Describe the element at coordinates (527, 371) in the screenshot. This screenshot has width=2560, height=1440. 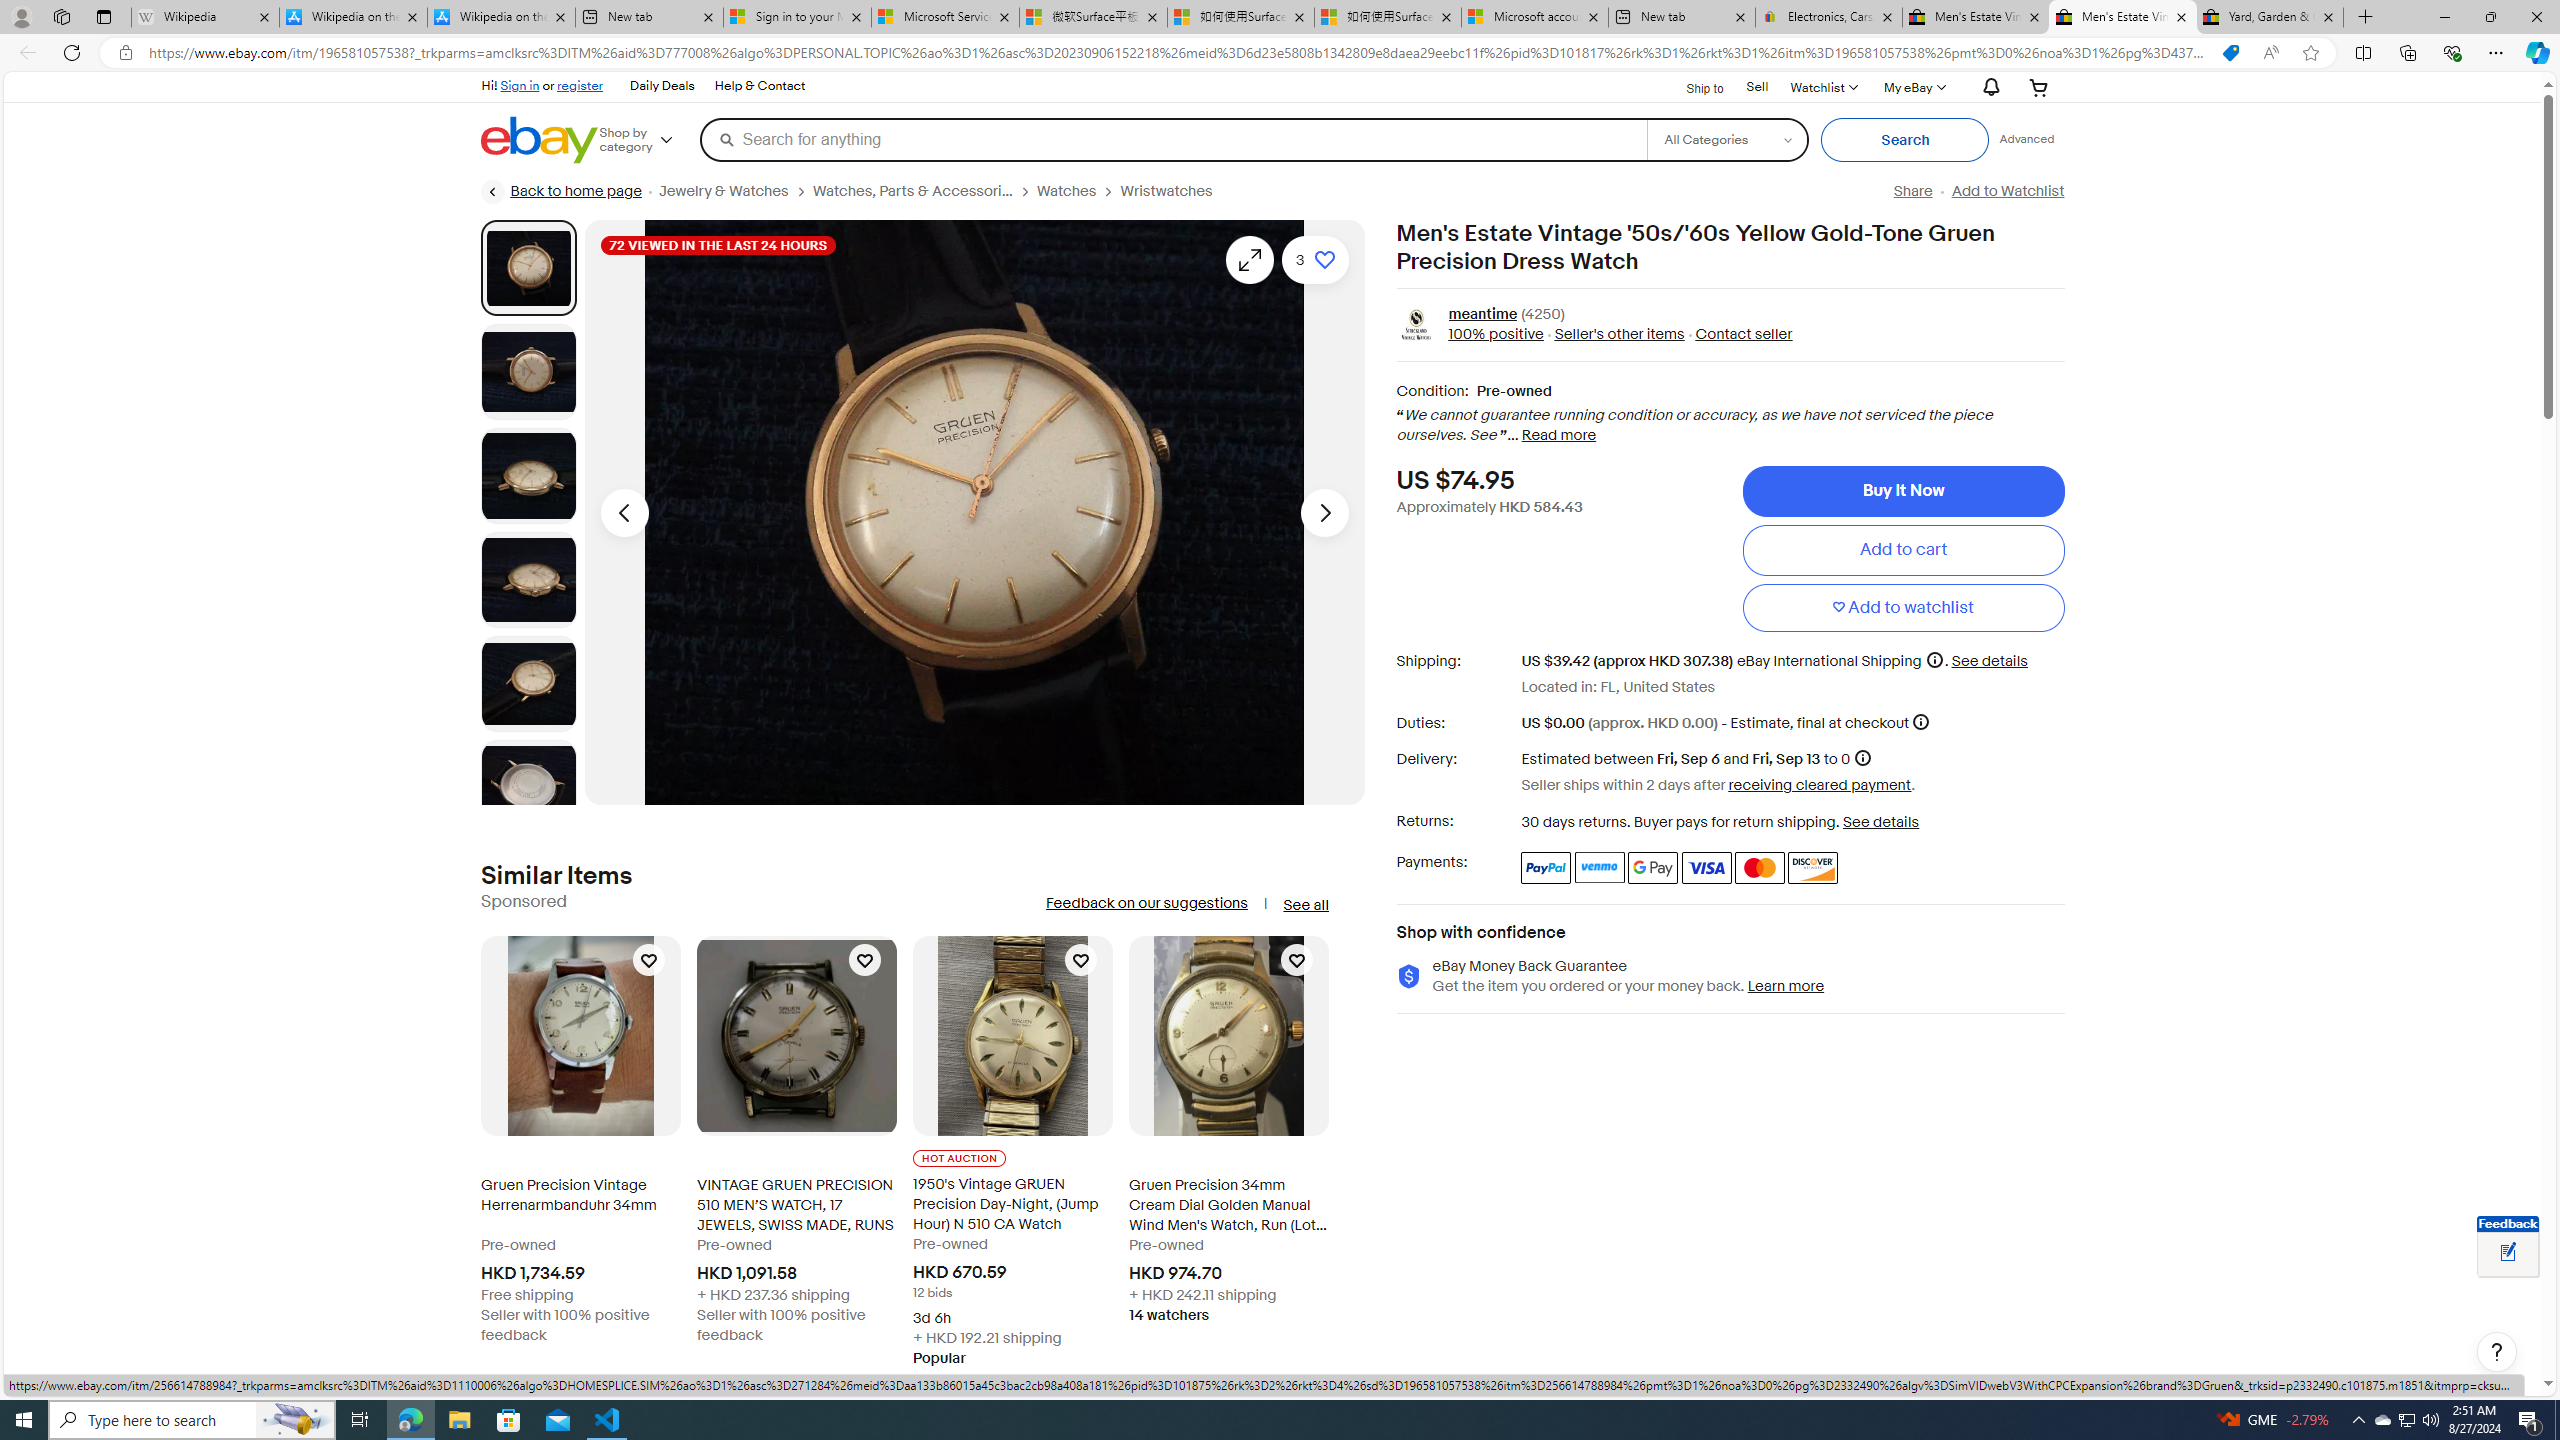
I see `'Picture 2 of 8'` at that location.